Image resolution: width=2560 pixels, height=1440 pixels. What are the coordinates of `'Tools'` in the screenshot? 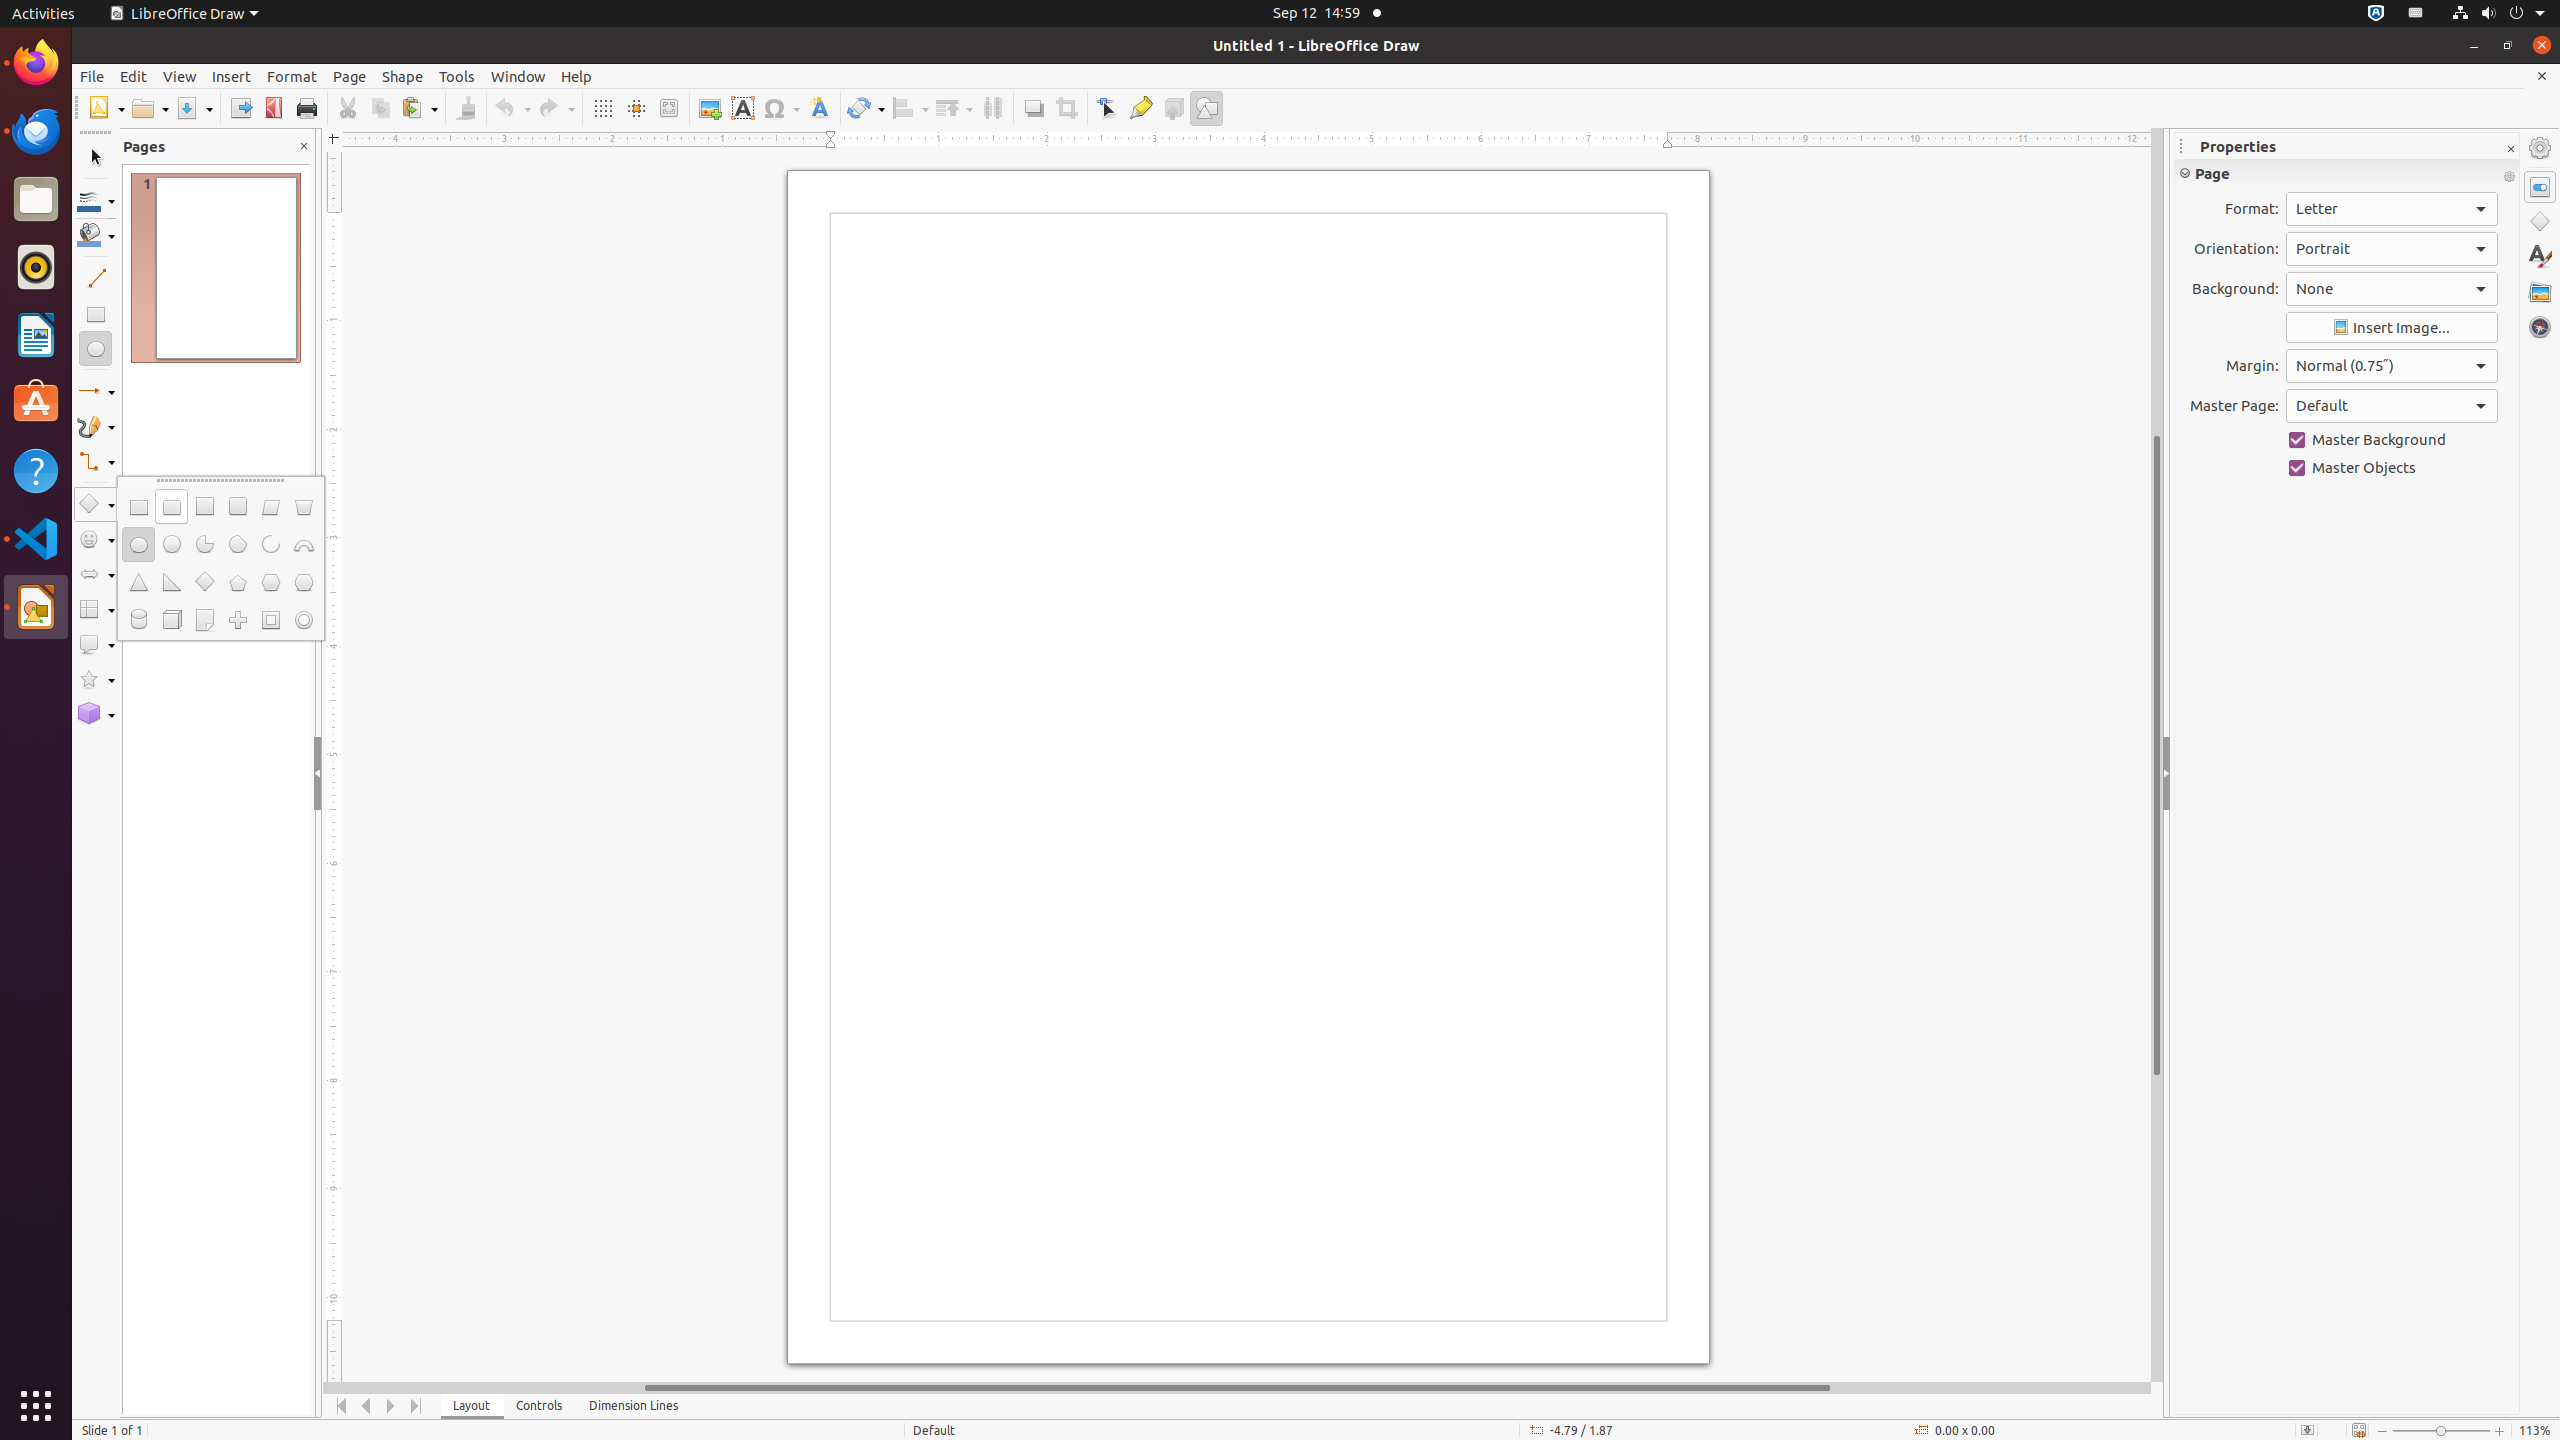 It's located at (456, 76).